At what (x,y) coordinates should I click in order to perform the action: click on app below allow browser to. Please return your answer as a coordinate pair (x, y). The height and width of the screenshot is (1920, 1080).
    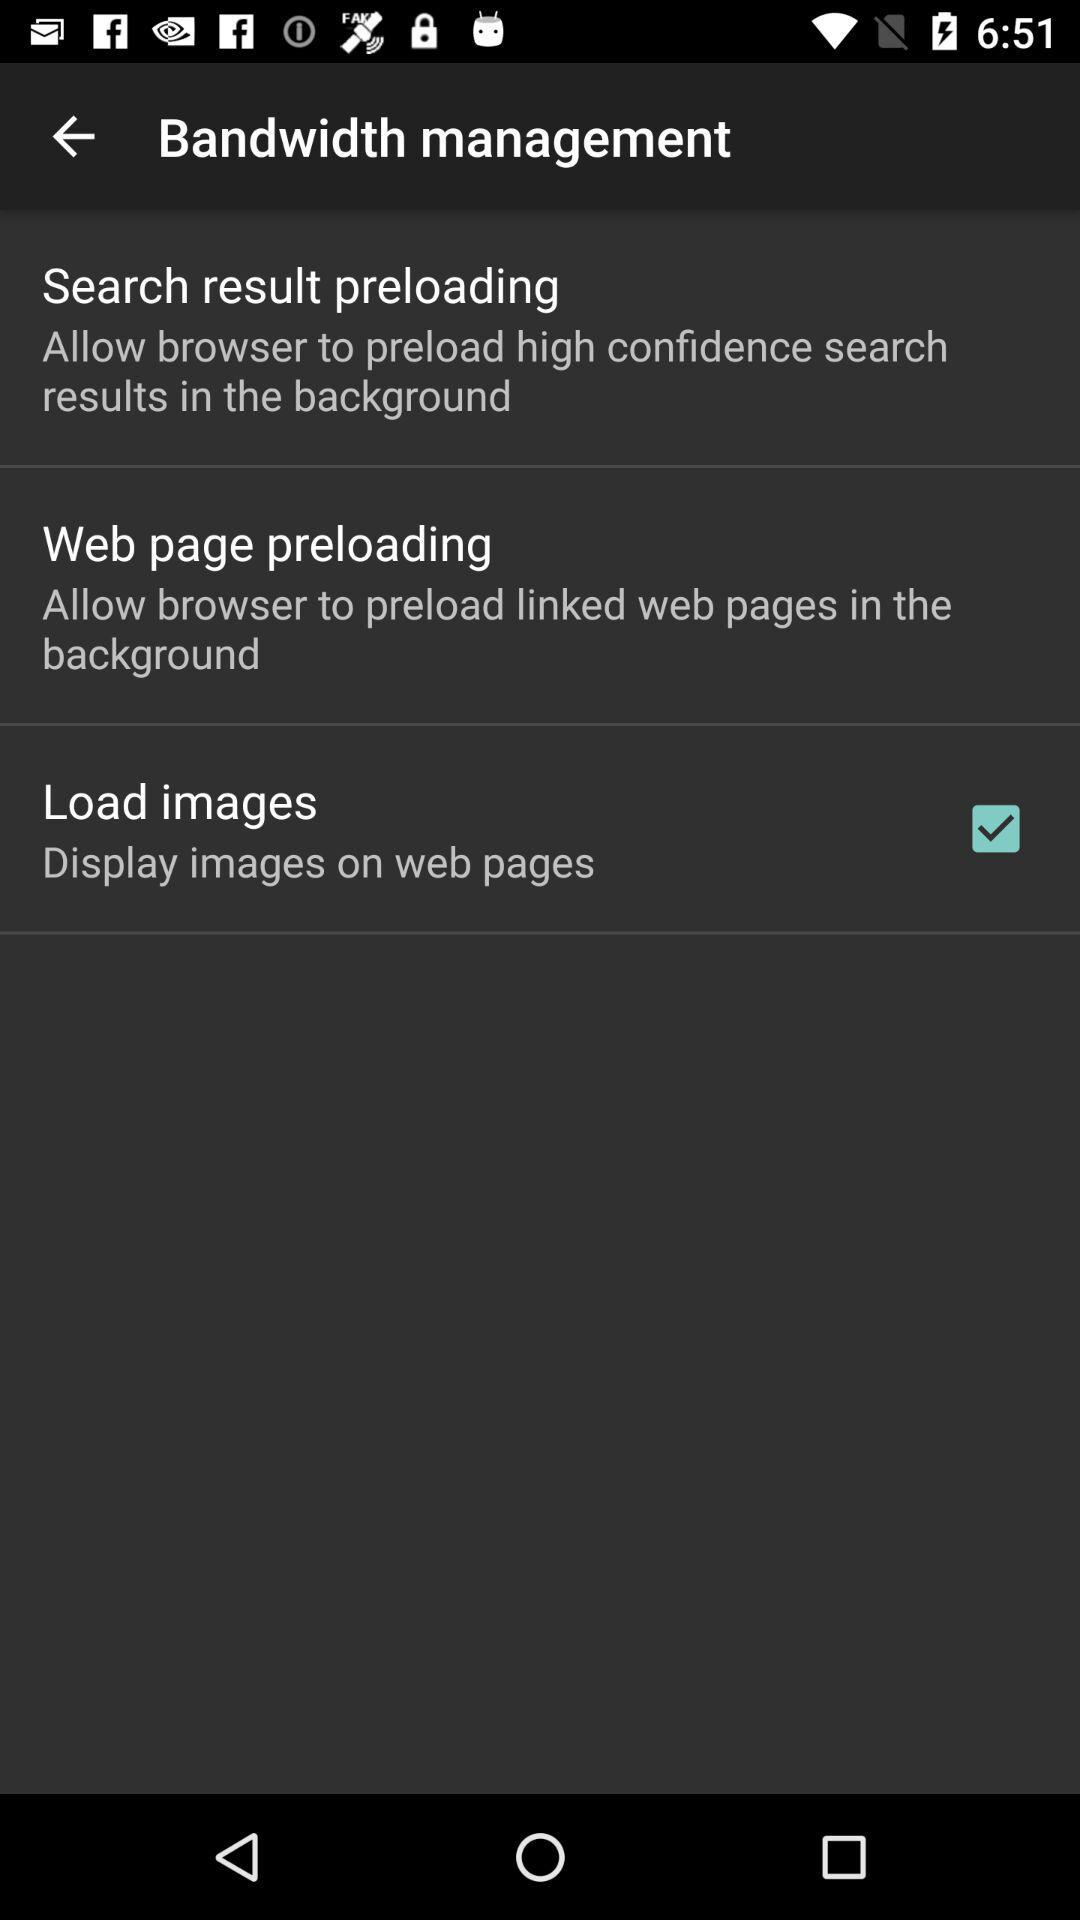
    Looking at the image, I should click on (995, 828).